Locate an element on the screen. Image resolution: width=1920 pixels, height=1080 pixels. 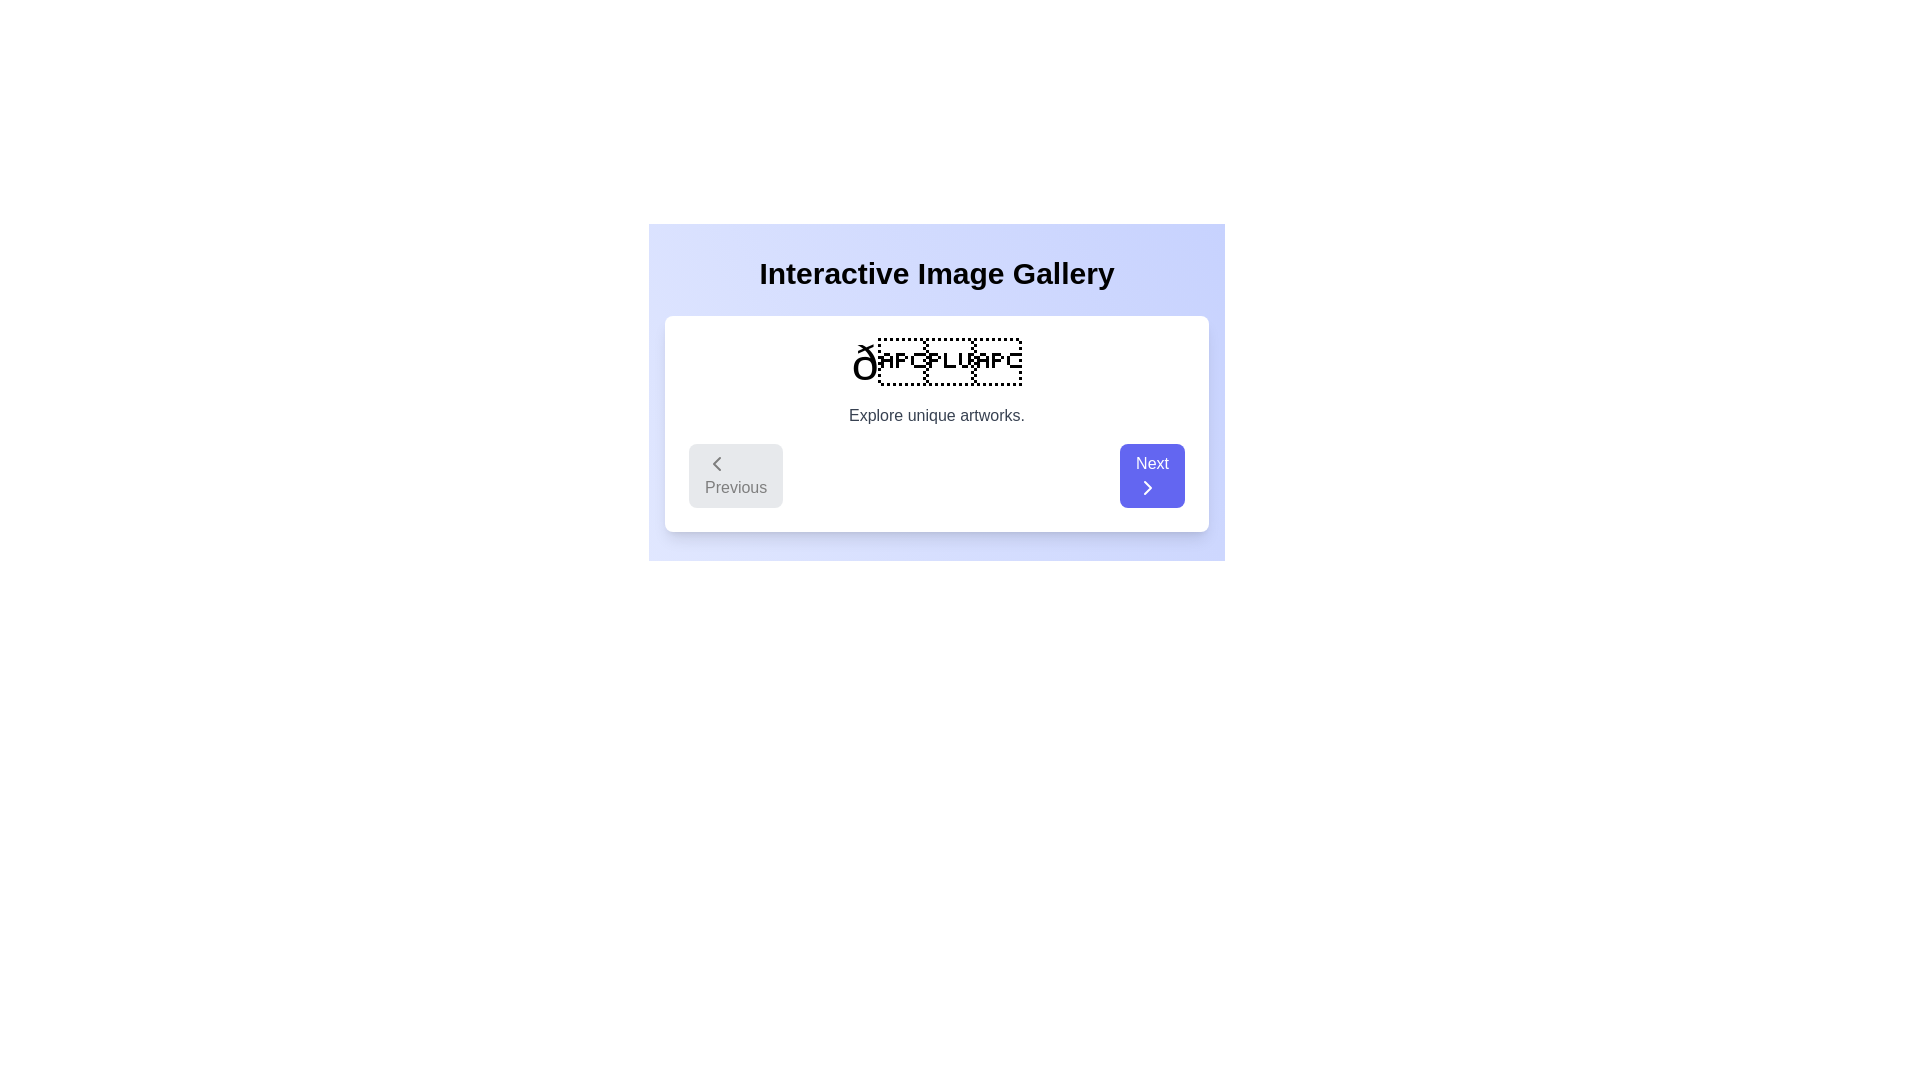
the Next button to navigate the gallery is located at coordinates (1152, 475).